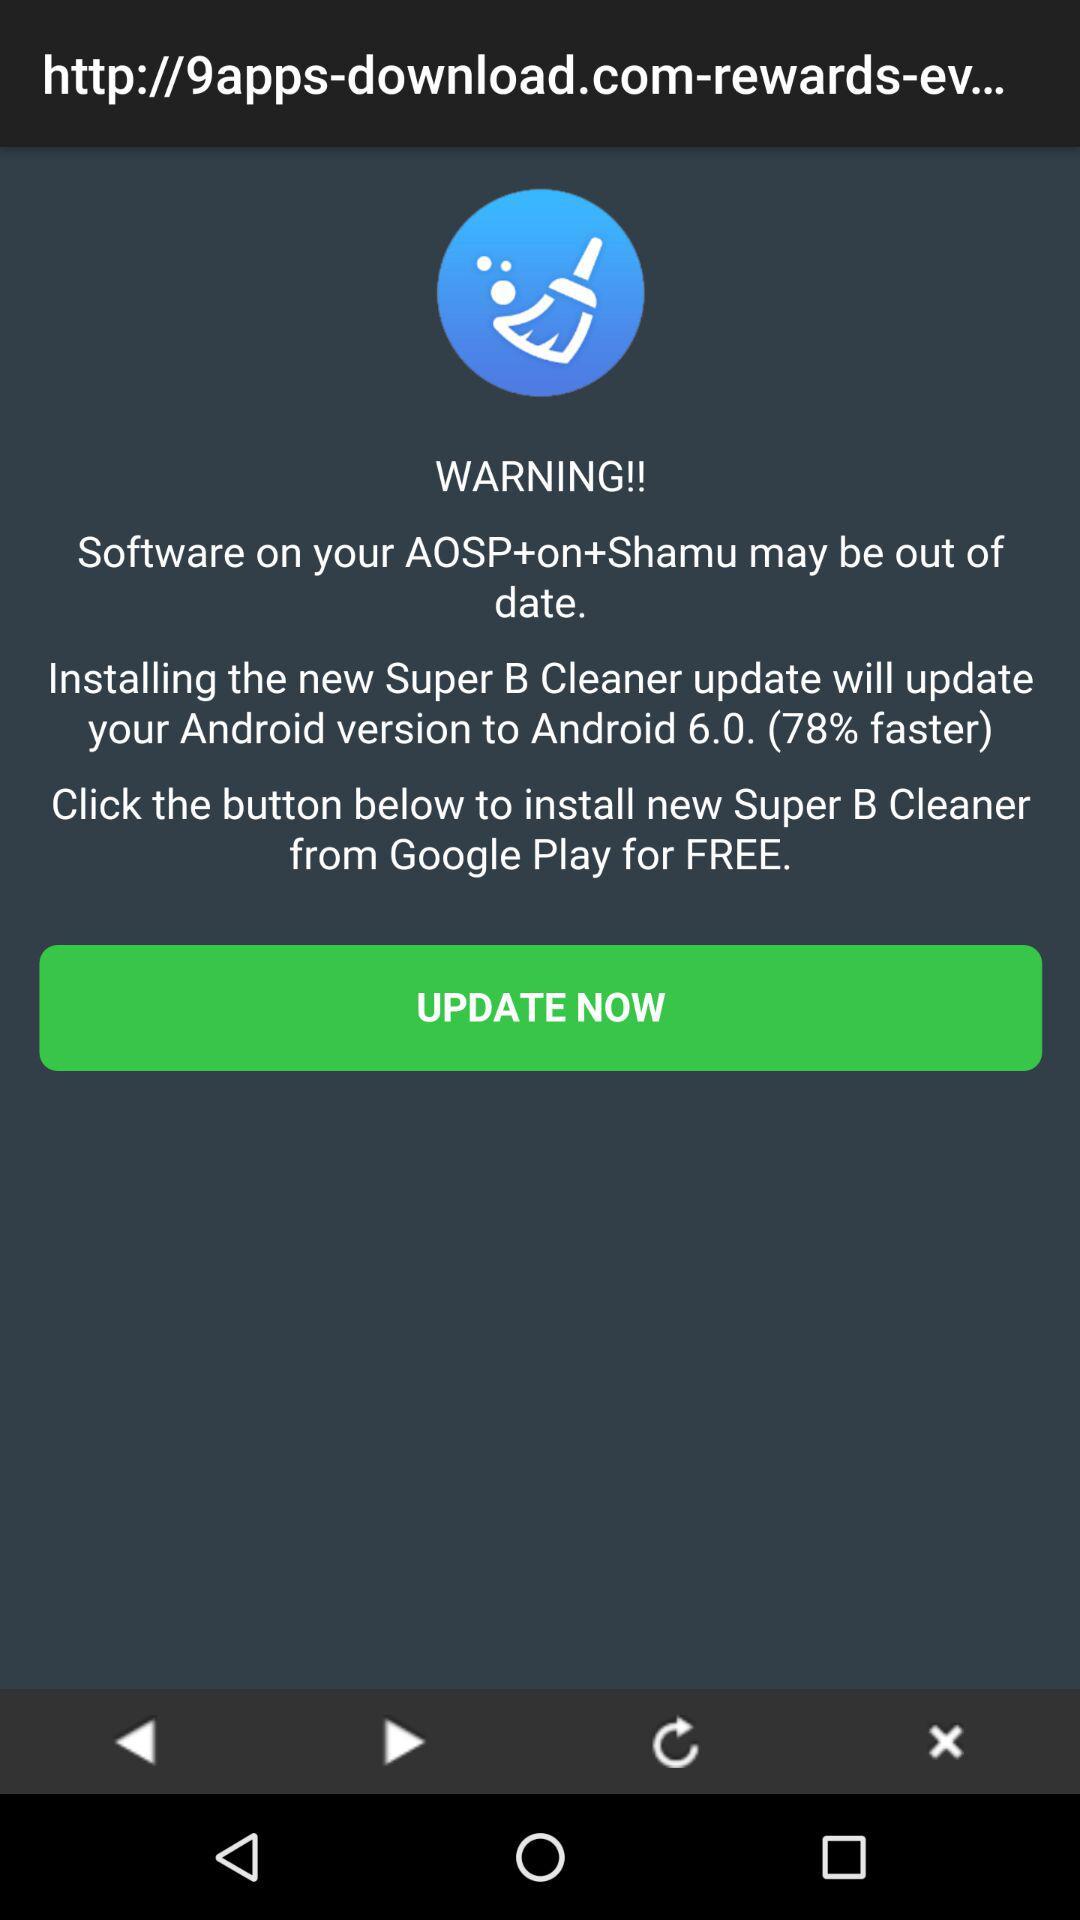 This screenshot has height=1920, width=1080. I want to click on start the app, so click(405, 1740).